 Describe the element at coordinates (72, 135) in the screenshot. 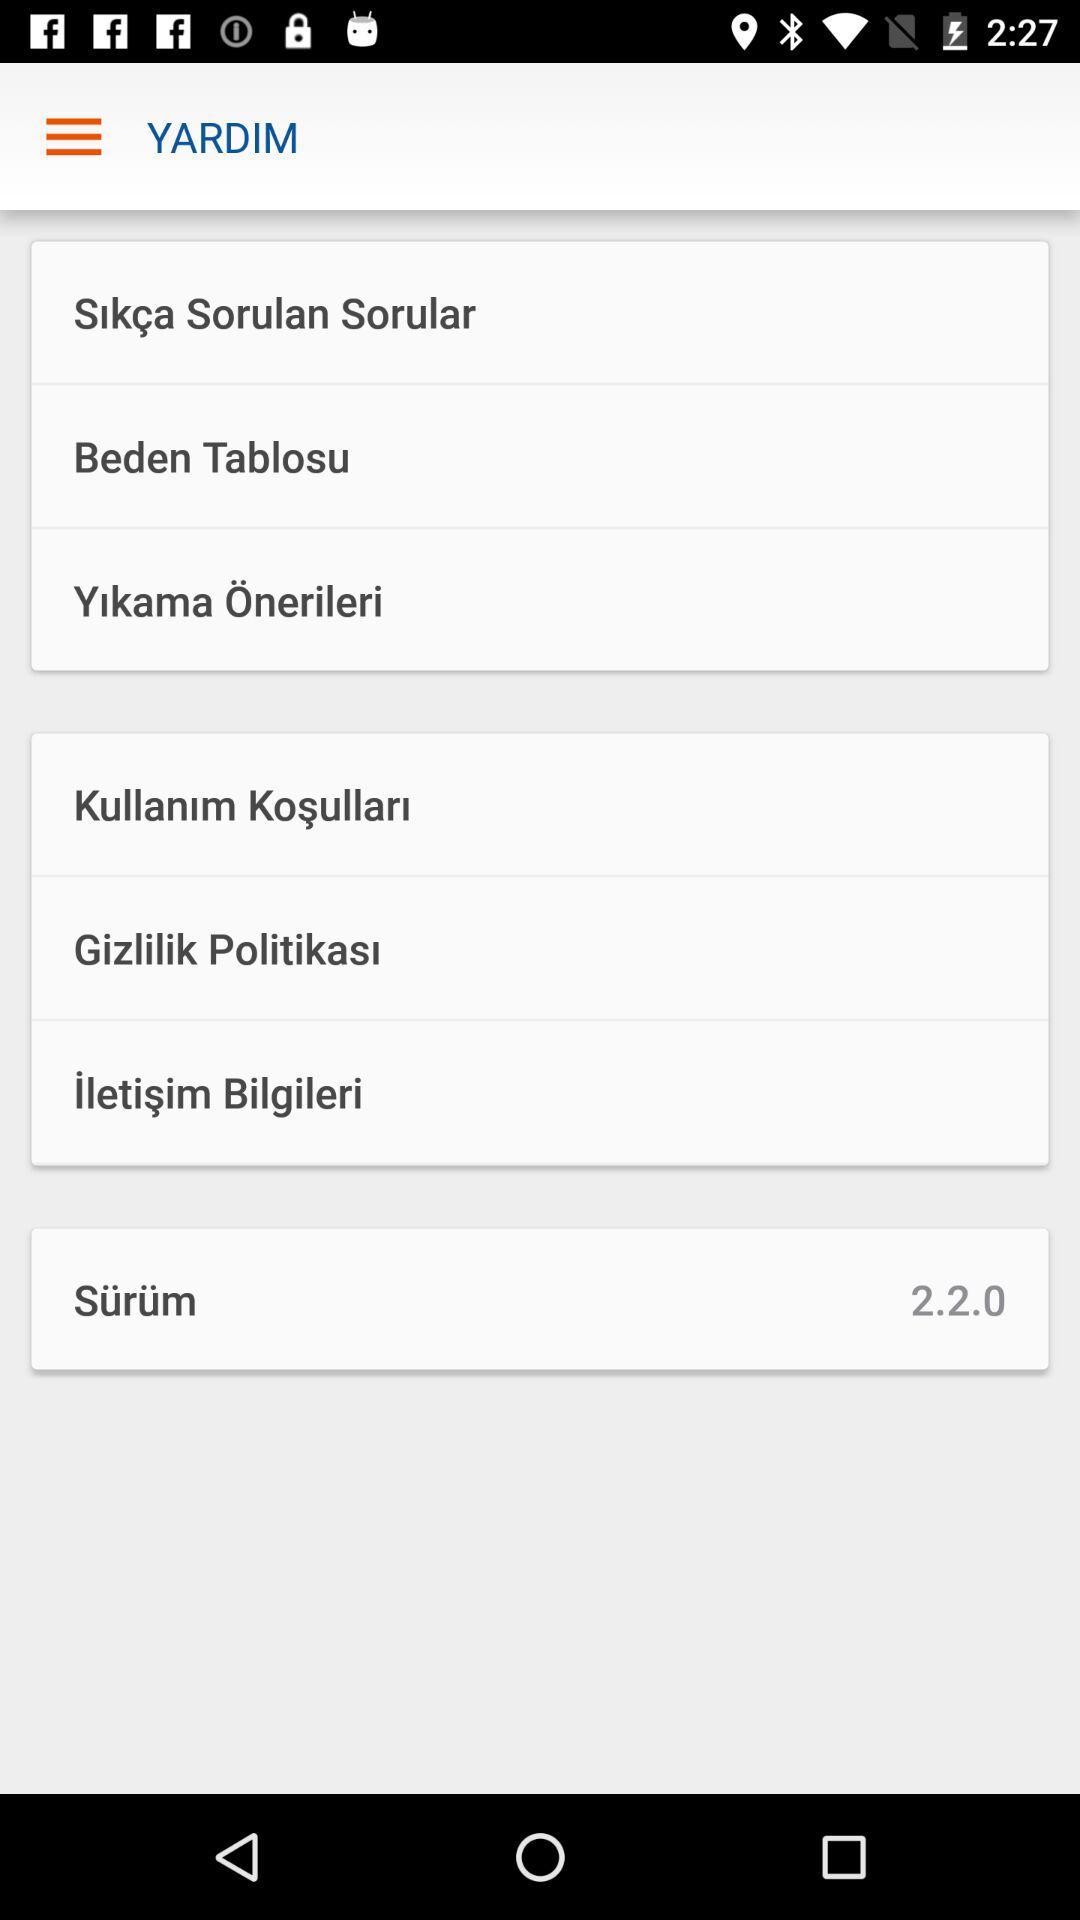

I see `icon next to yardim icon` at that location.